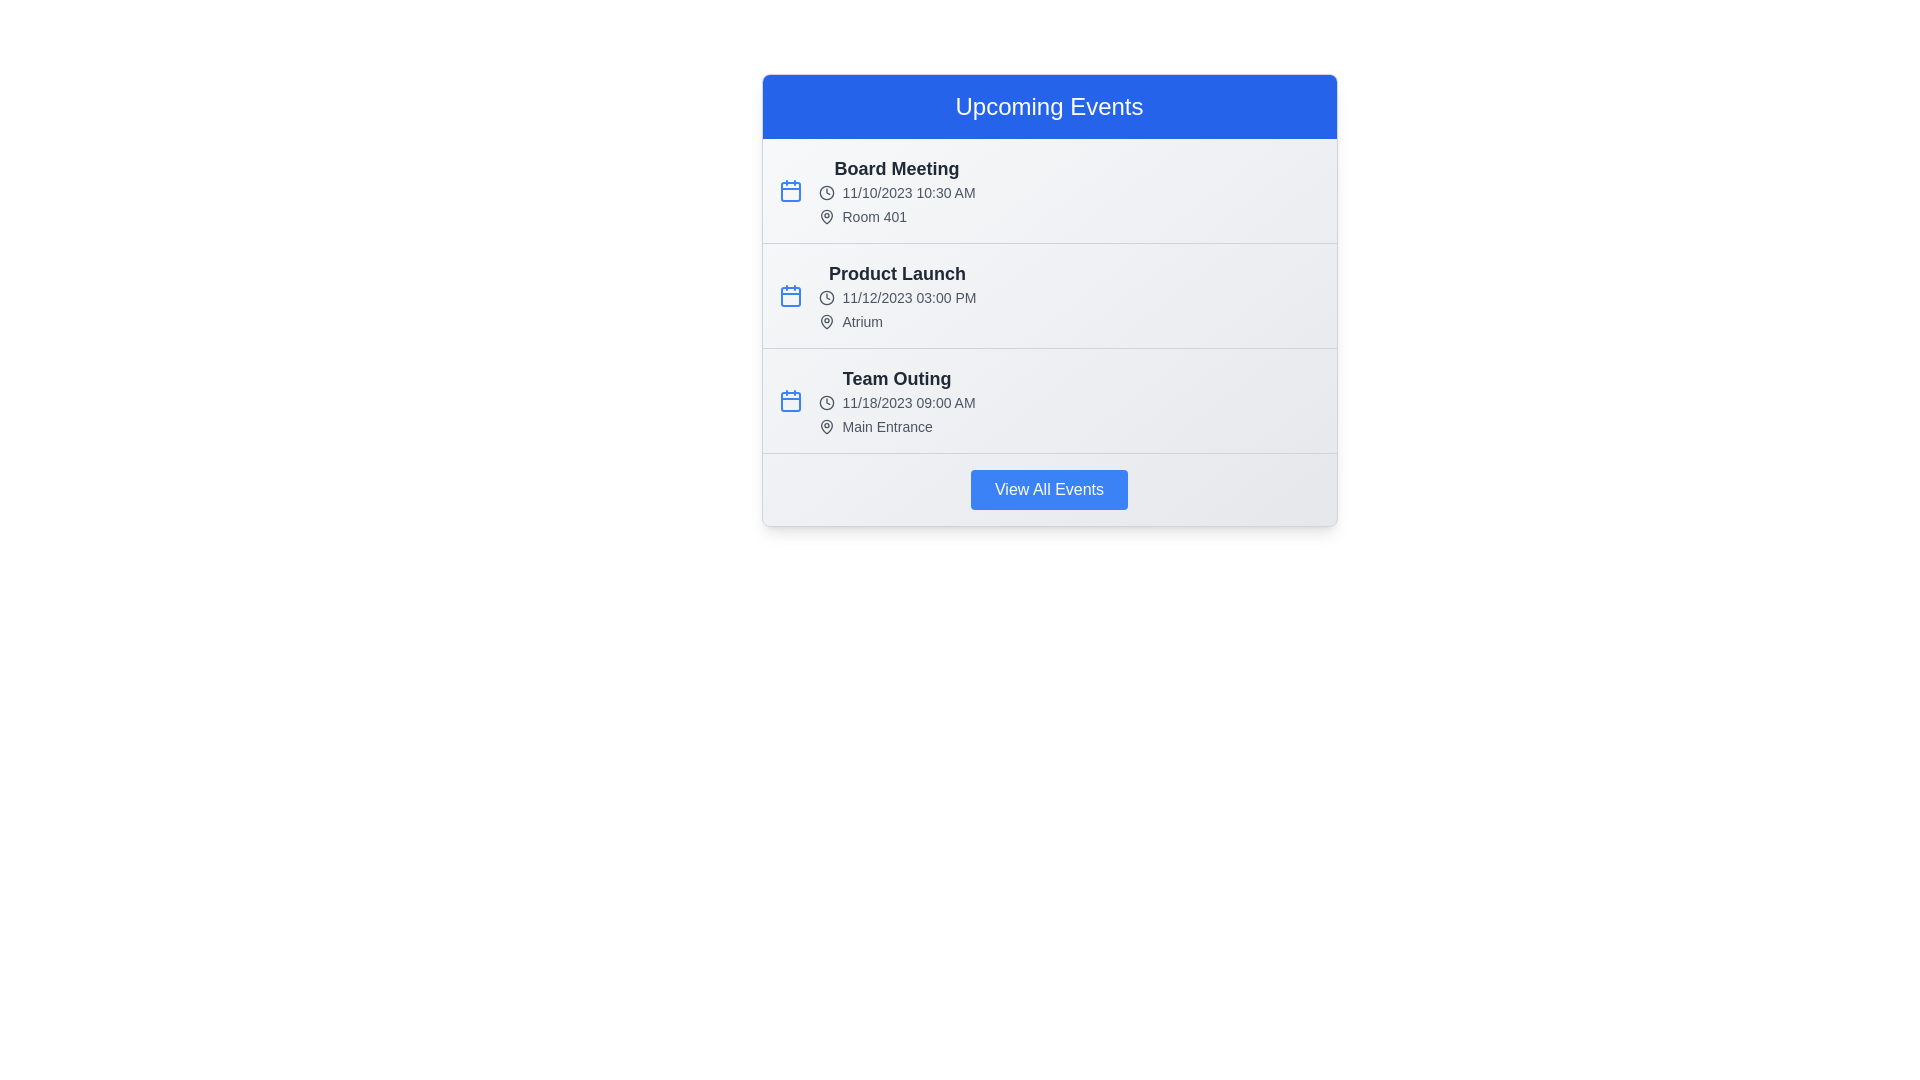 This screenshot has height=1080, width=1920. What do you see at coordinates (896, 320) in the screenshot?
I see `'Atrium' label with map pin icon, which is styled in small gray text and located under the date and time within the 'Product Launch' event section of the 'Upcoming Events' card` at bounding box center [896, 320].